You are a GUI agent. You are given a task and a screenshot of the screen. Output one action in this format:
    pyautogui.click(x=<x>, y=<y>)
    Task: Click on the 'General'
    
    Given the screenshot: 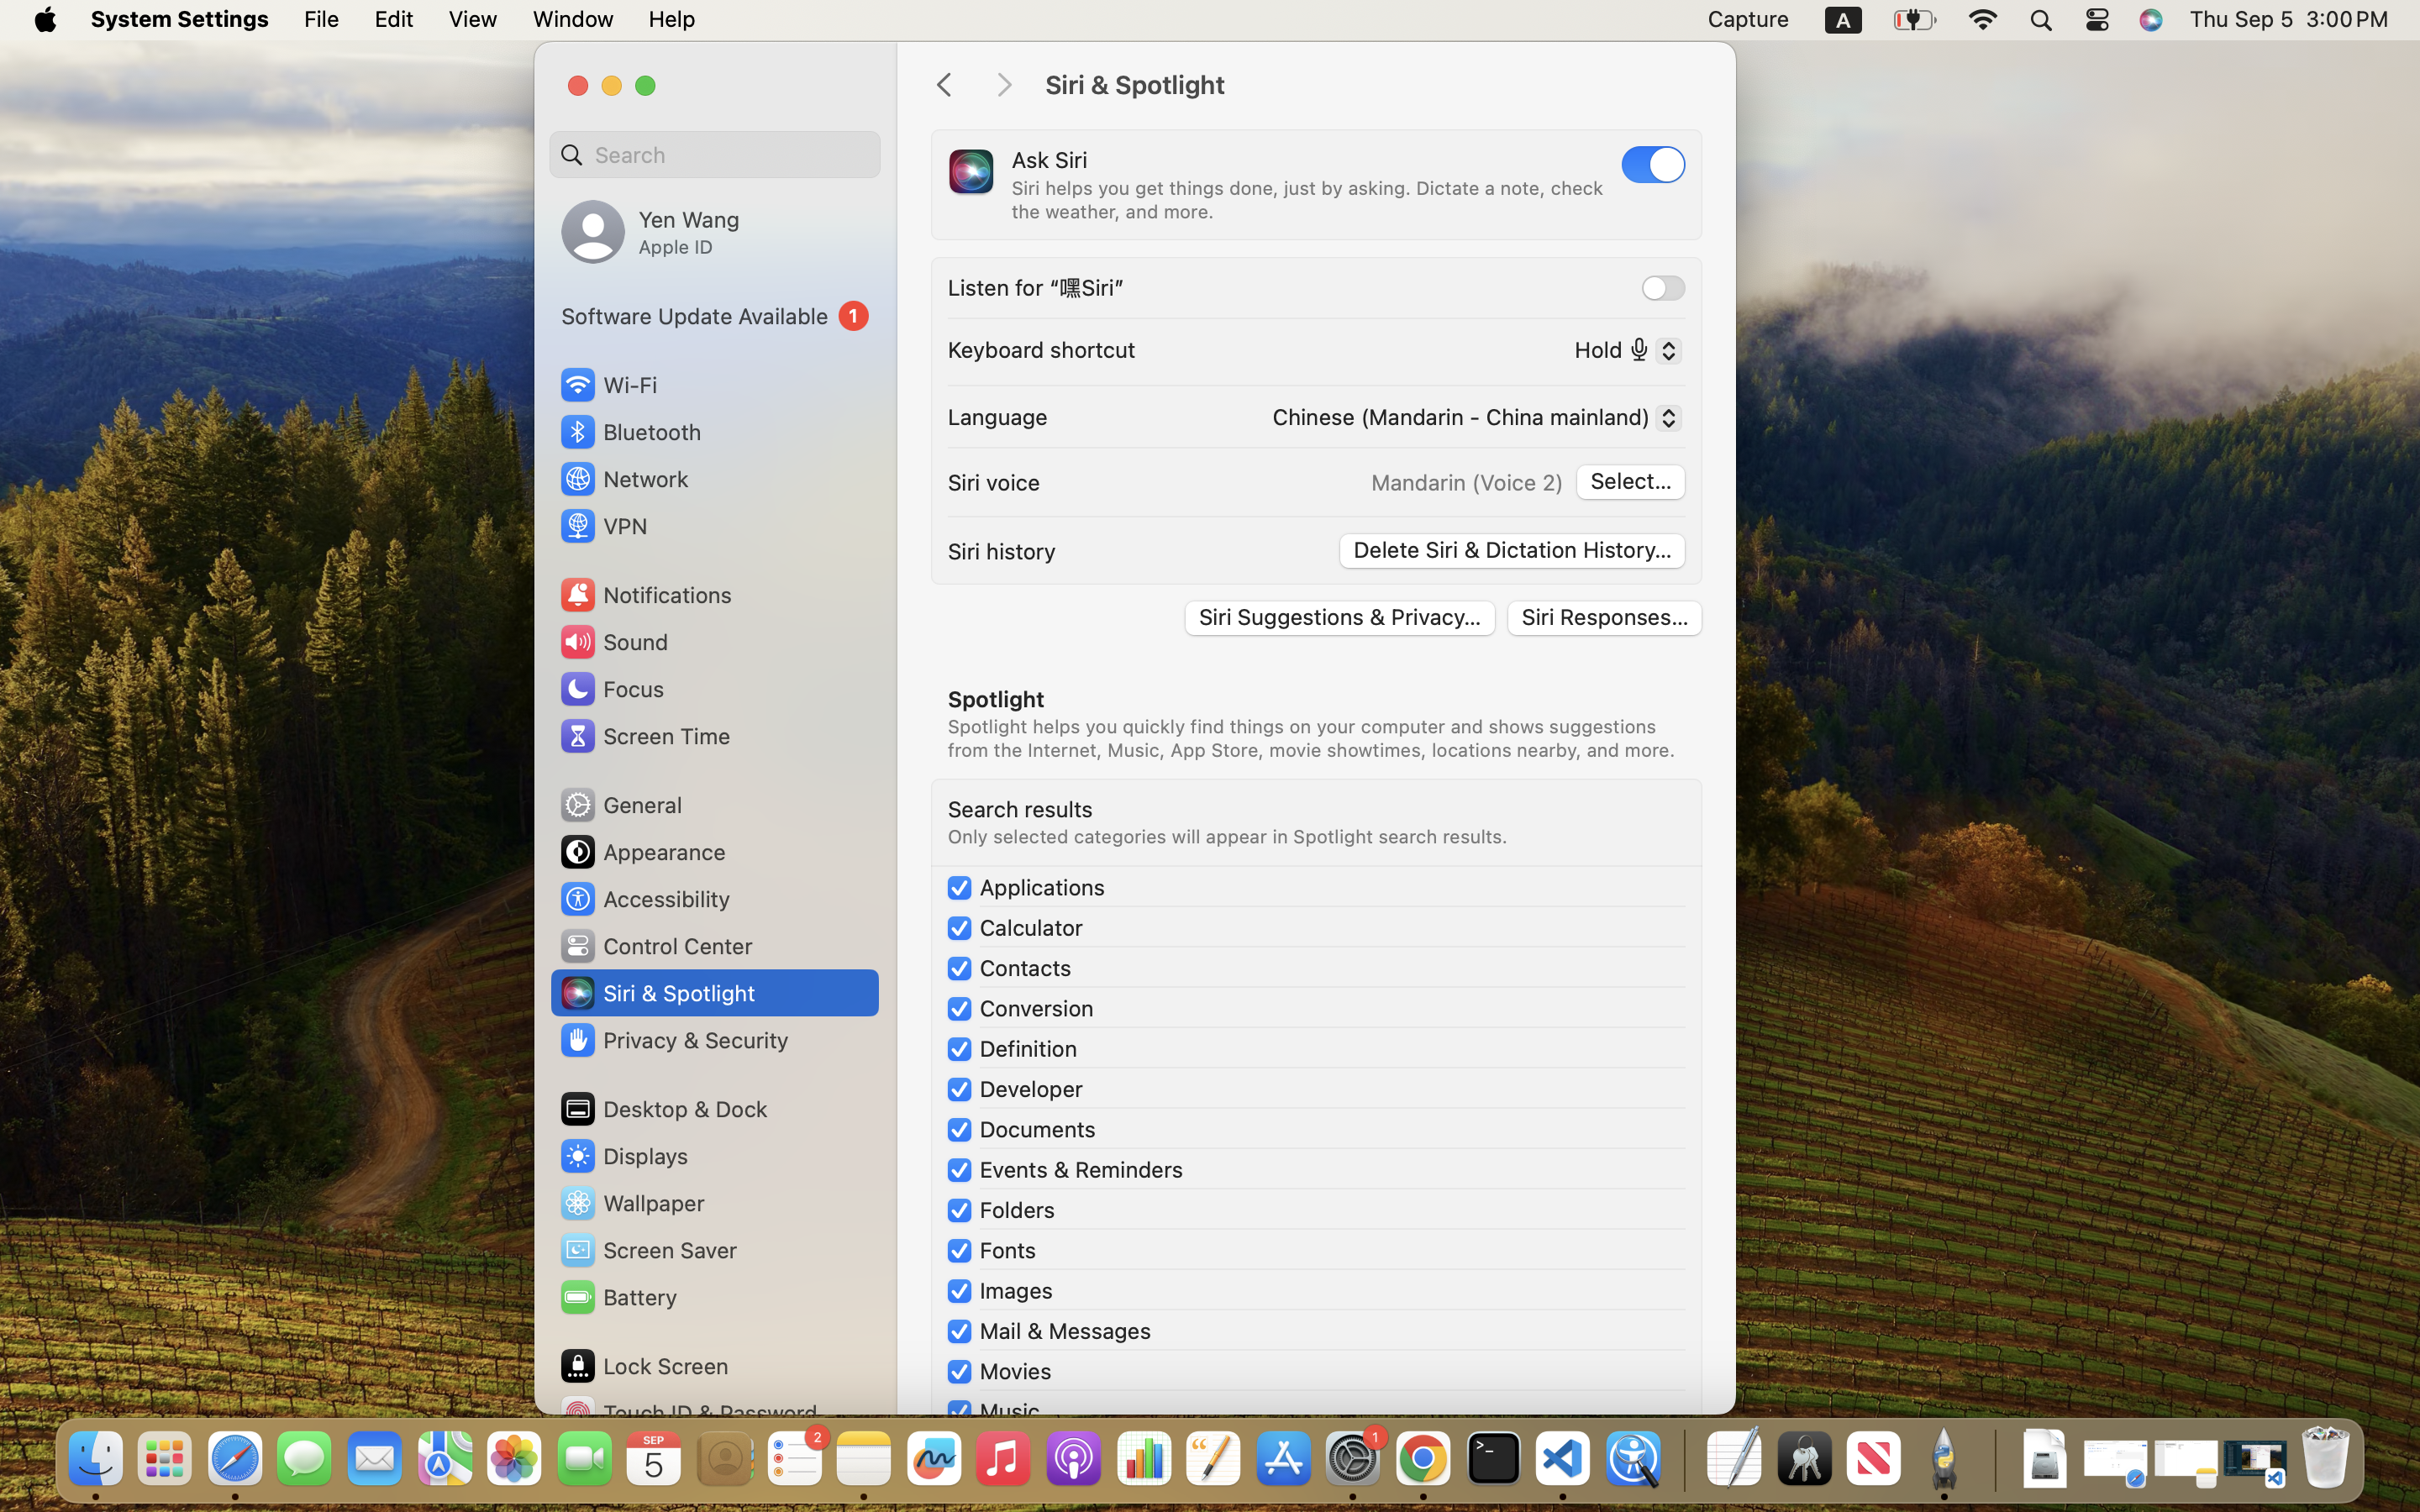 What is the action you would take?
    pyautogui.click(x=618, y=803)
    